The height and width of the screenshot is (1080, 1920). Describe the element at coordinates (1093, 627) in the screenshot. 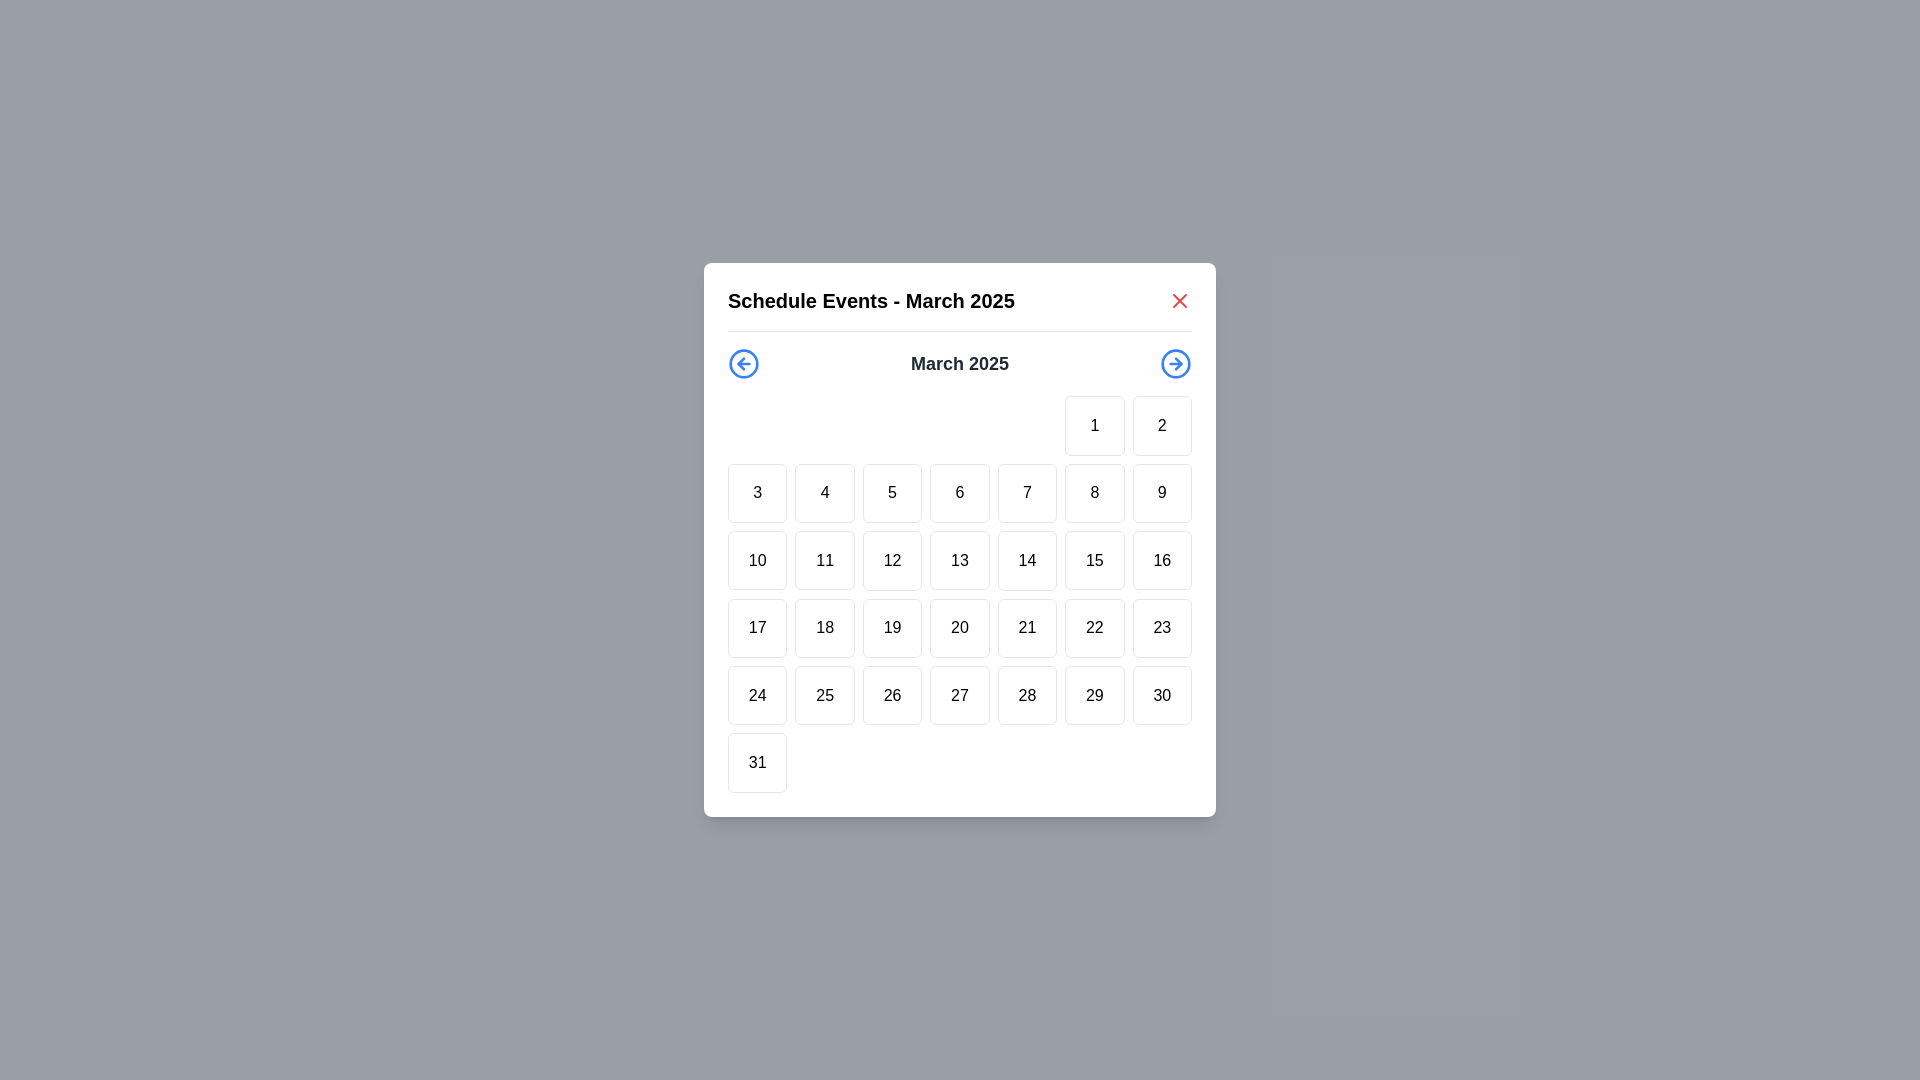

I see `the calendar date button displaying '22' in the fourth row and sixth column of the calendar grid layout for a tooltip or highlight effect` at that location.